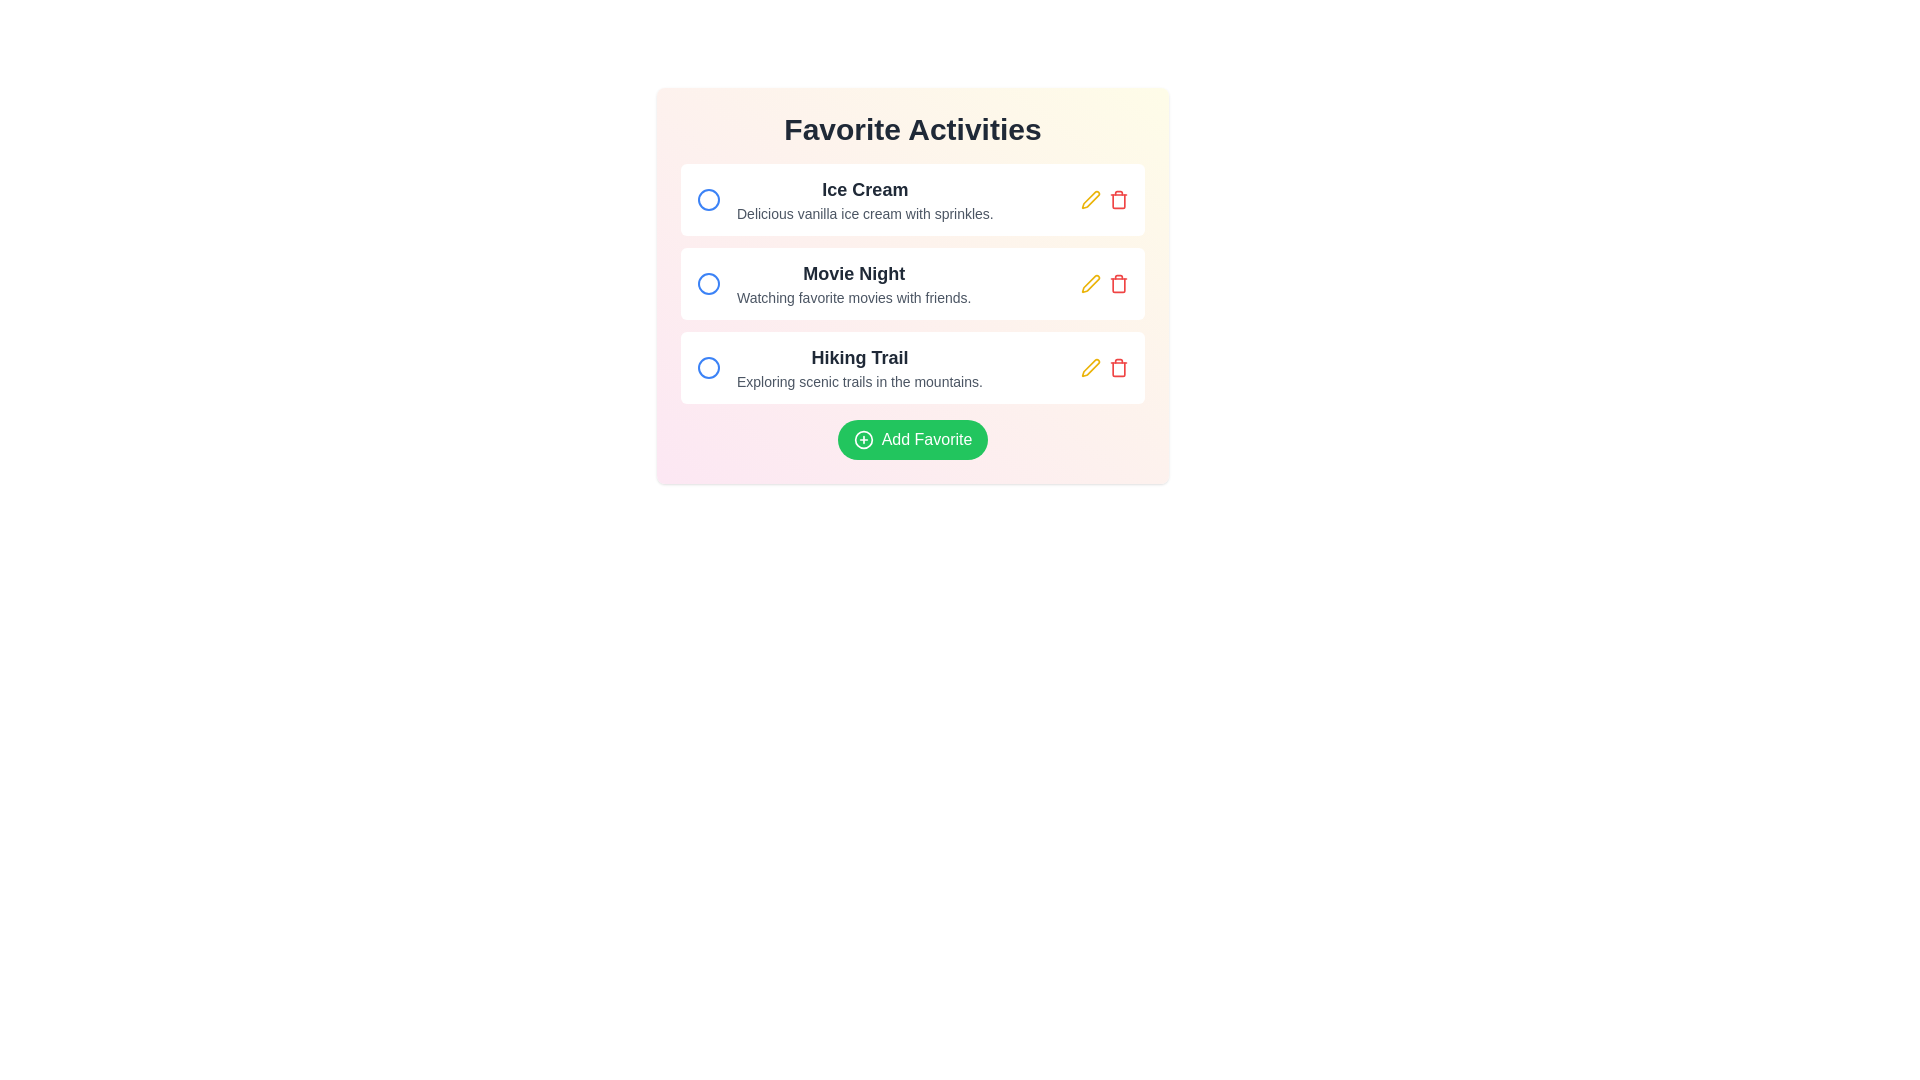  I want to click on descriptive text of the list item titled 'Hiking Trail', which includes the heading and subtext, located centrally in the list of favorite activities, so click(840, 367).